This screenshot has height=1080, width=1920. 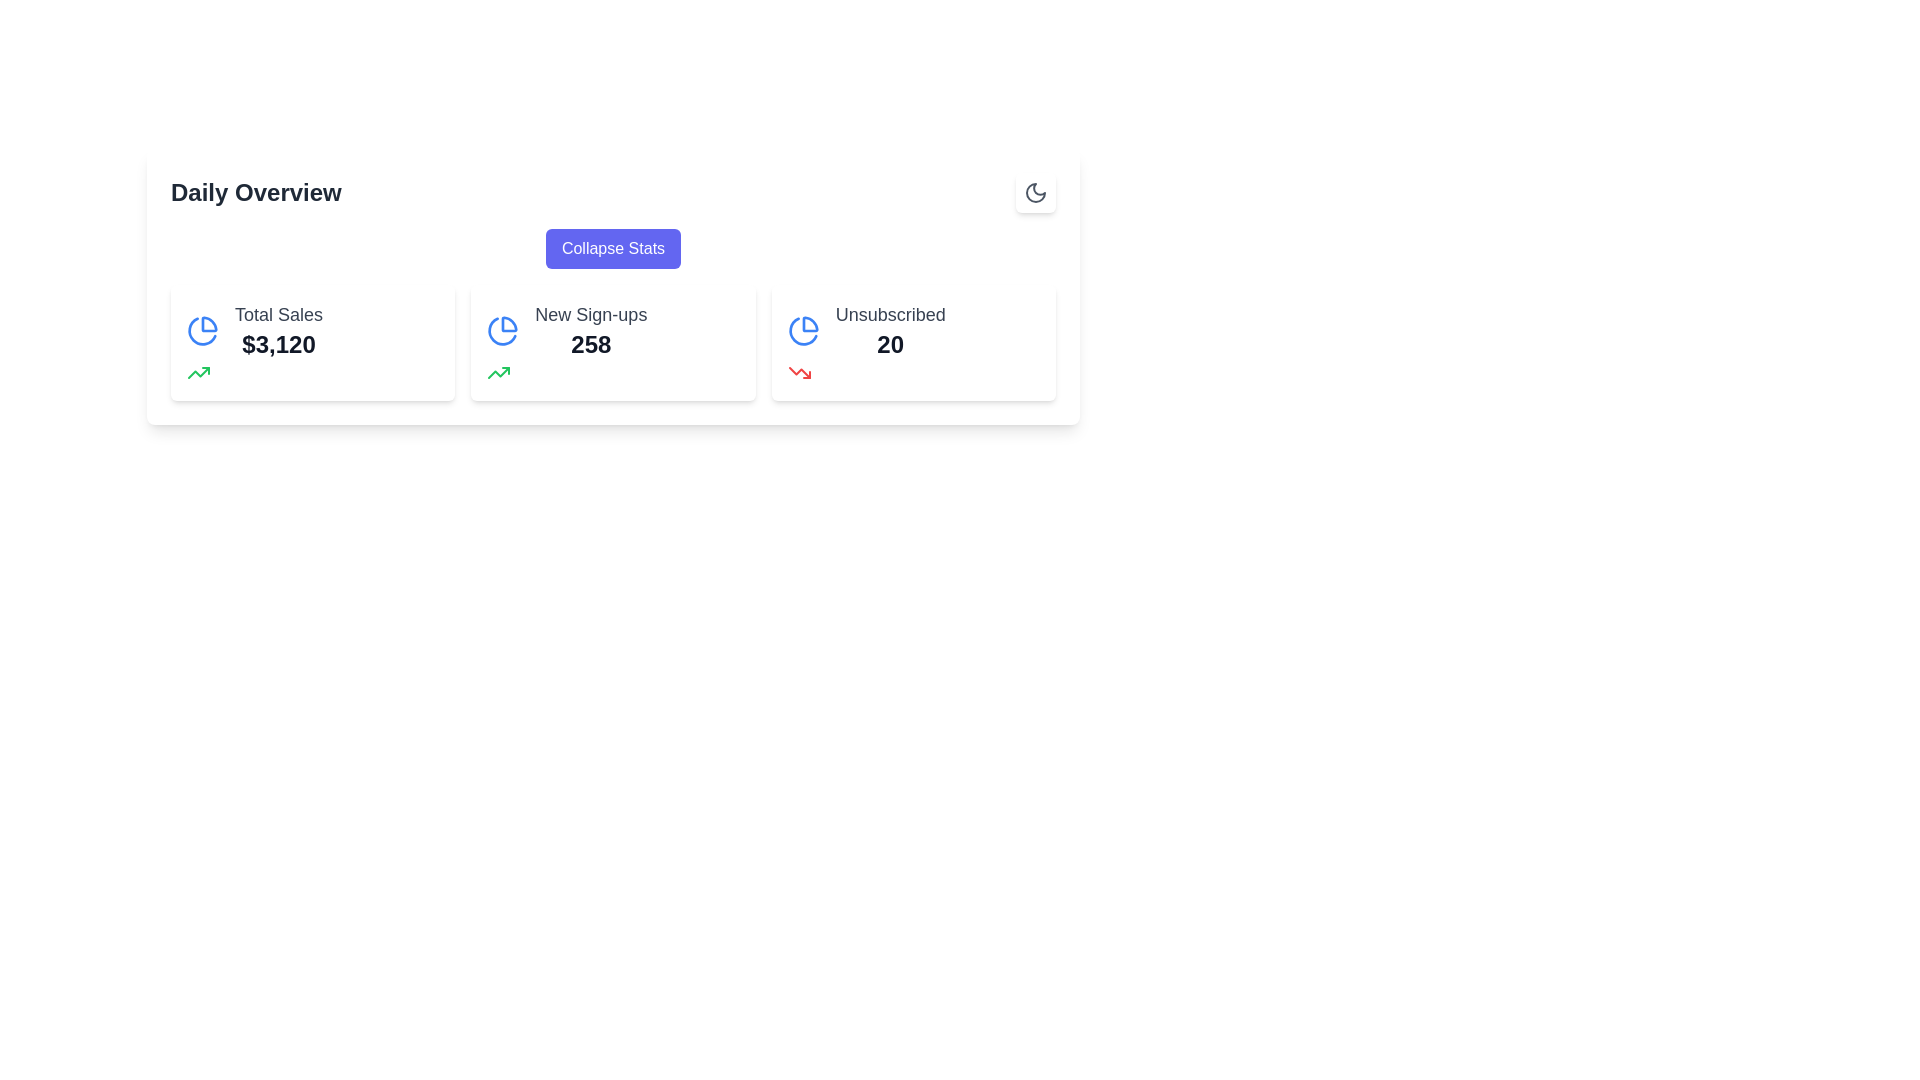 I want to click on the displayed number in the Text Label that shows the total number of users who unsubscribed, located in a card component to the far-right of a row of statistical cards, directly below the label 'Unsubscribed', so click(x=889, y=330).